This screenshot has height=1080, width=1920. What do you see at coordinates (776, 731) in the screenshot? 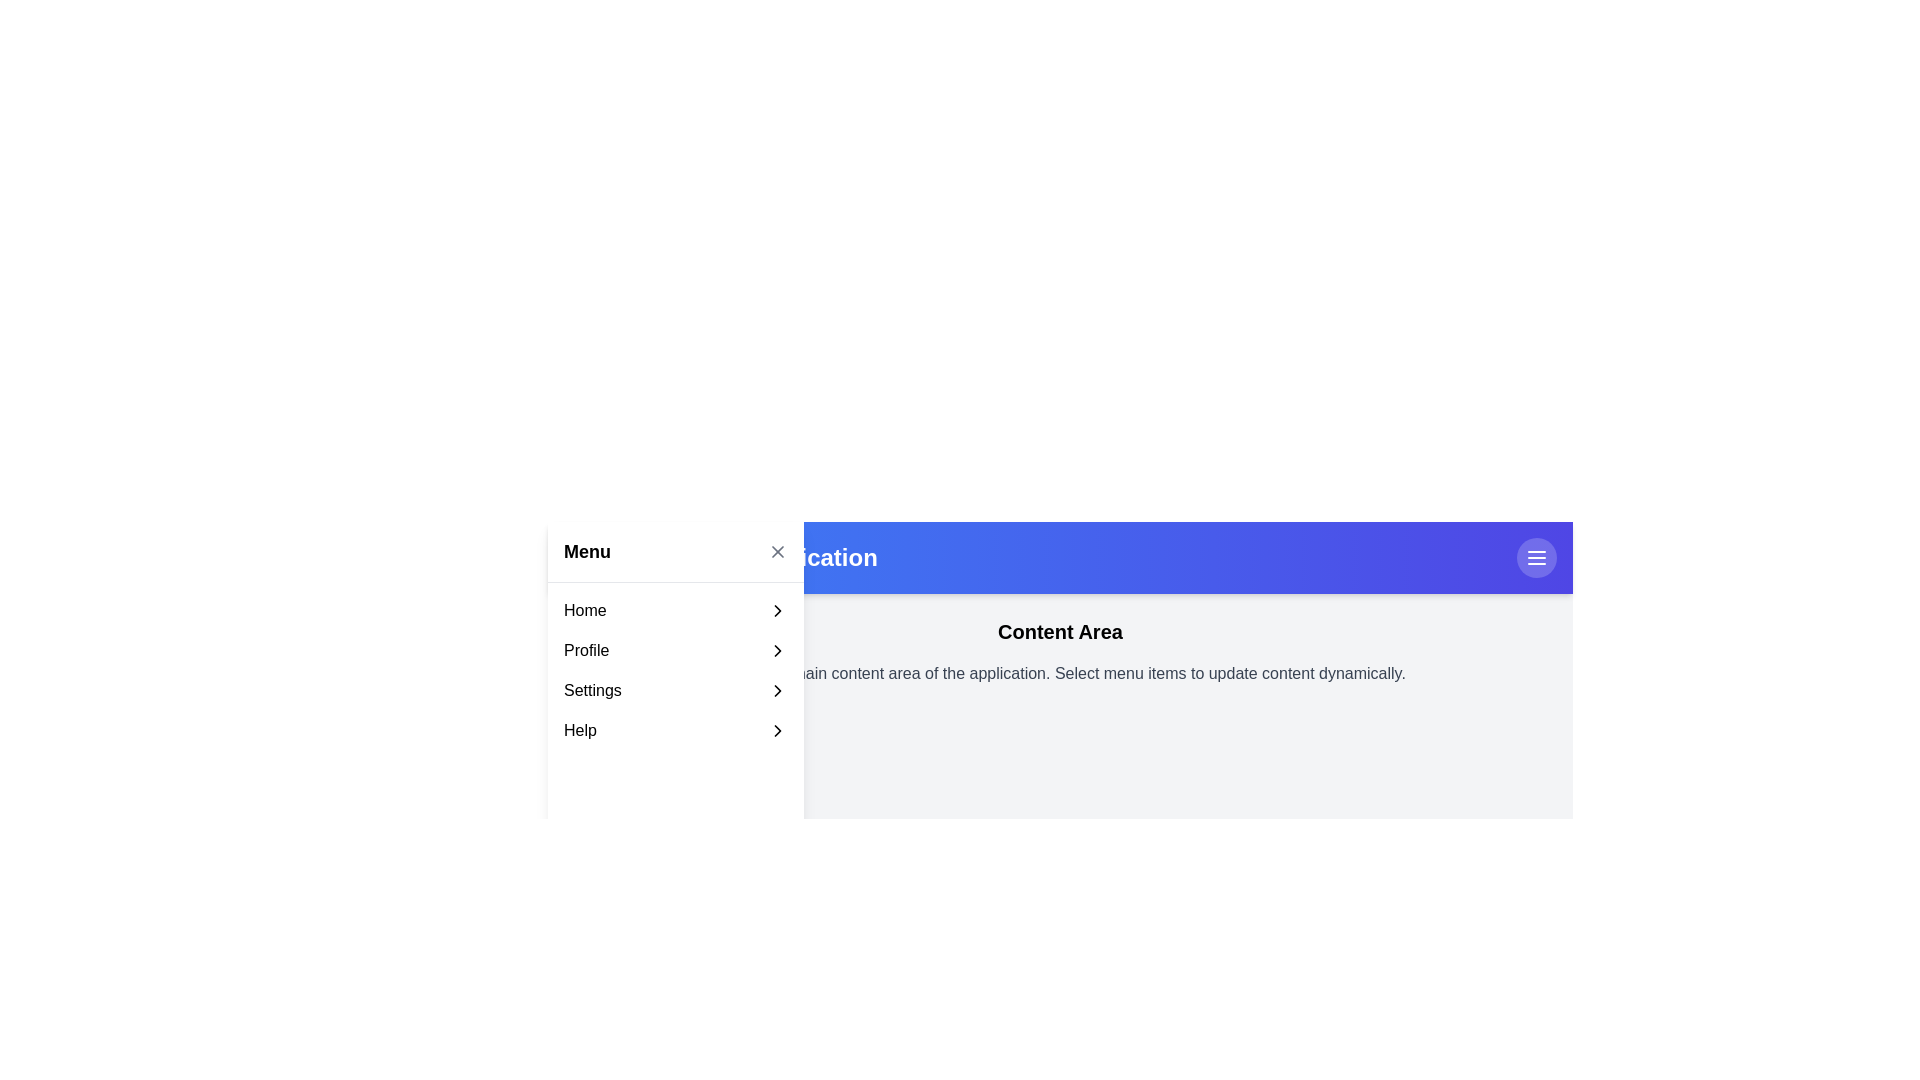
I see `the last chevron icon in the rightmost area of the 'Help' menu item, which indicates further content or an associated action` at bounding box center [776, 731].